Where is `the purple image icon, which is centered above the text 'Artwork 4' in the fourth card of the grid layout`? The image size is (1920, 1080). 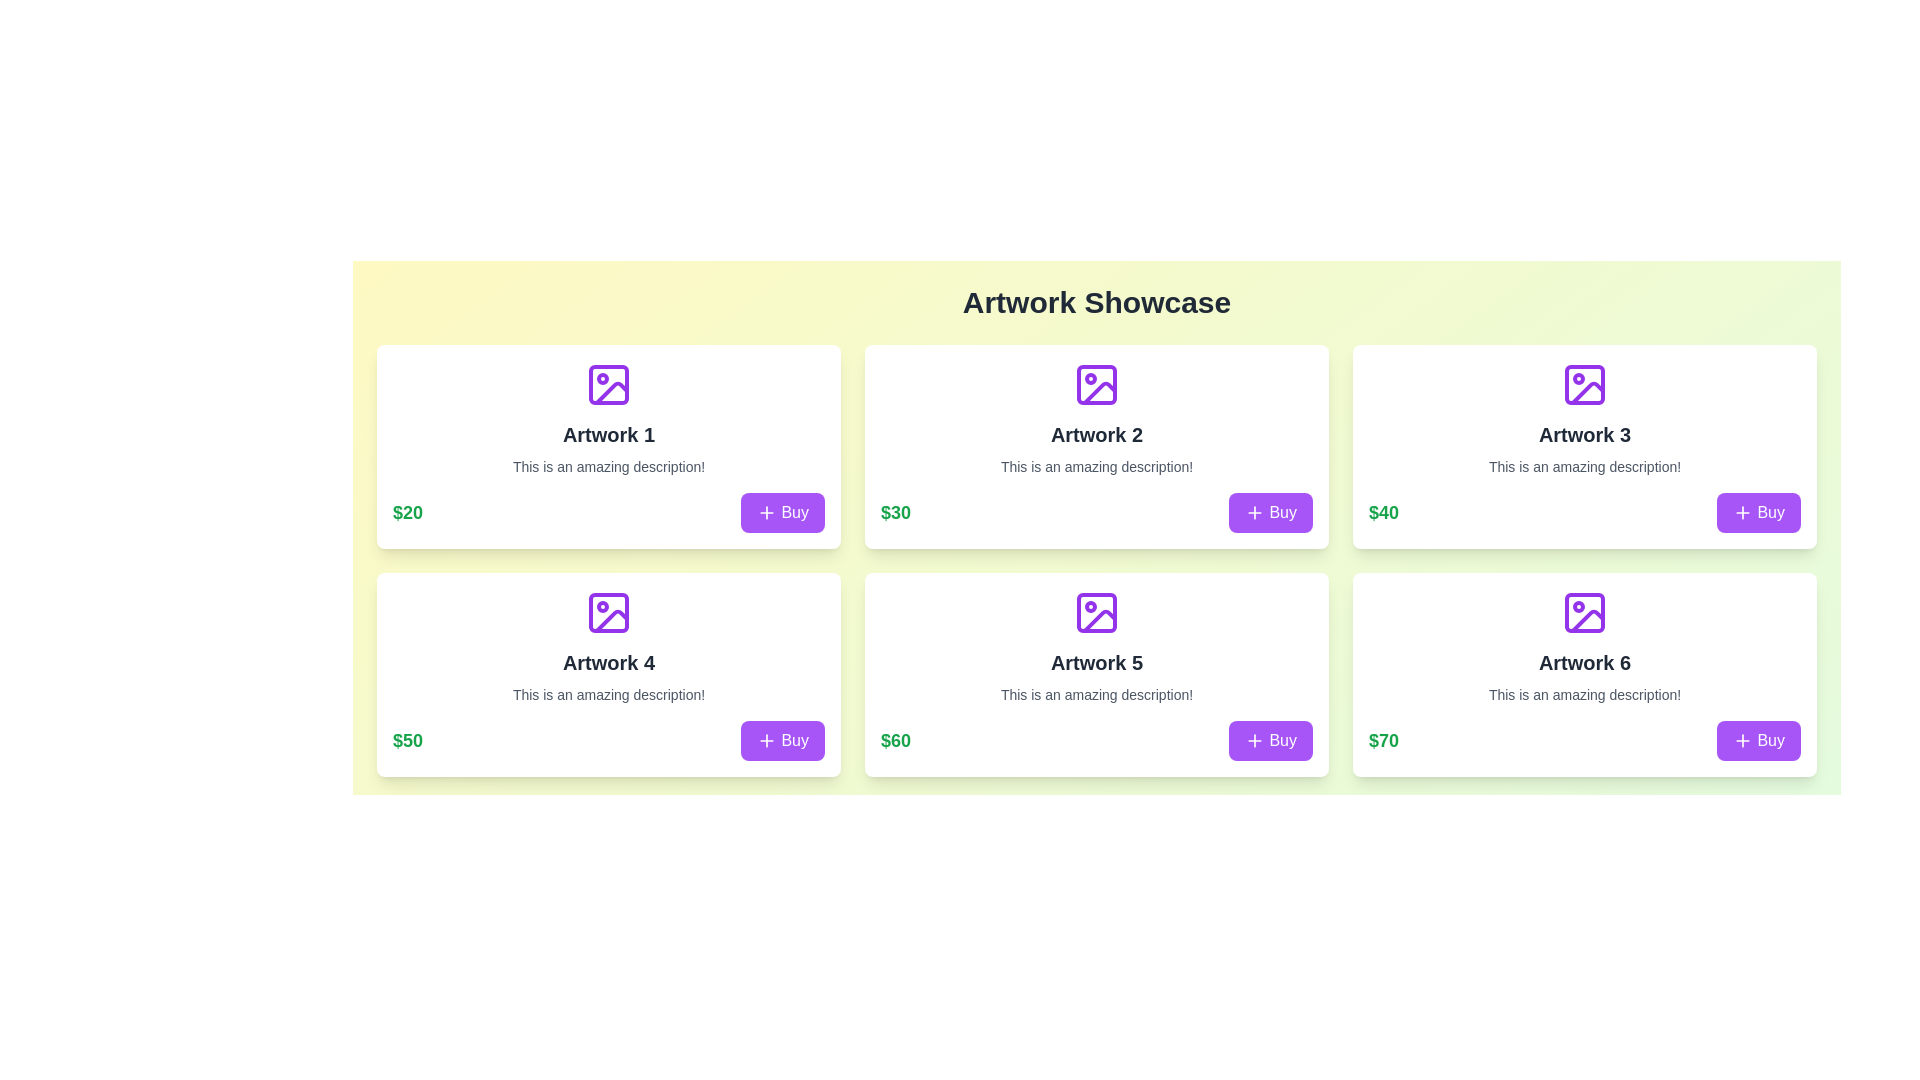
the purple image icon, which is centered above the text 'Artwork 4' in the fourth card of the grid layout is located at coordinates (608, 612).